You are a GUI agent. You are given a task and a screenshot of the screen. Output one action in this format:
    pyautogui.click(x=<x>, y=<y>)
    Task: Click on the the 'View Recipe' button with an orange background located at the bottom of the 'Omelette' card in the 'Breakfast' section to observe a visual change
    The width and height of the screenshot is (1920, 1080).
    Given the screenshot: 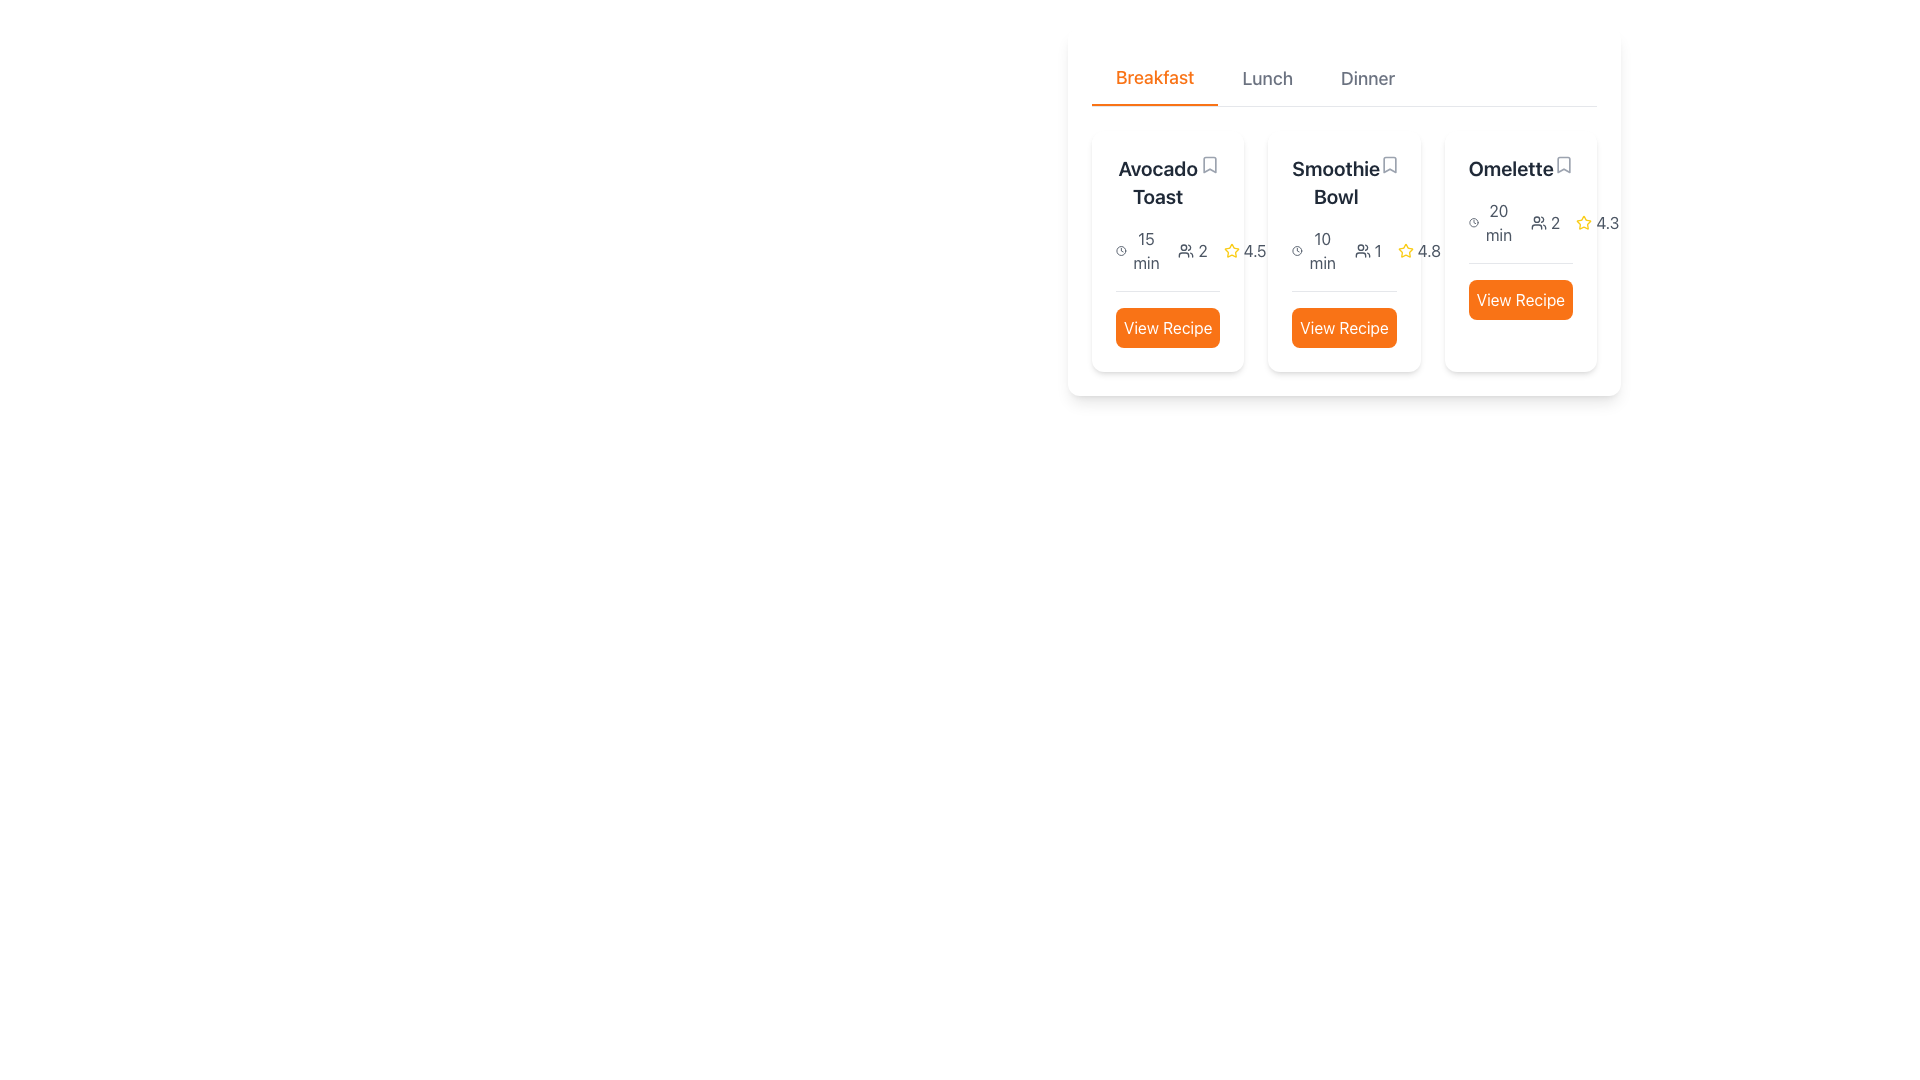 What is the action you would take?
    pyautogui.click(x=1520, y=291)
    